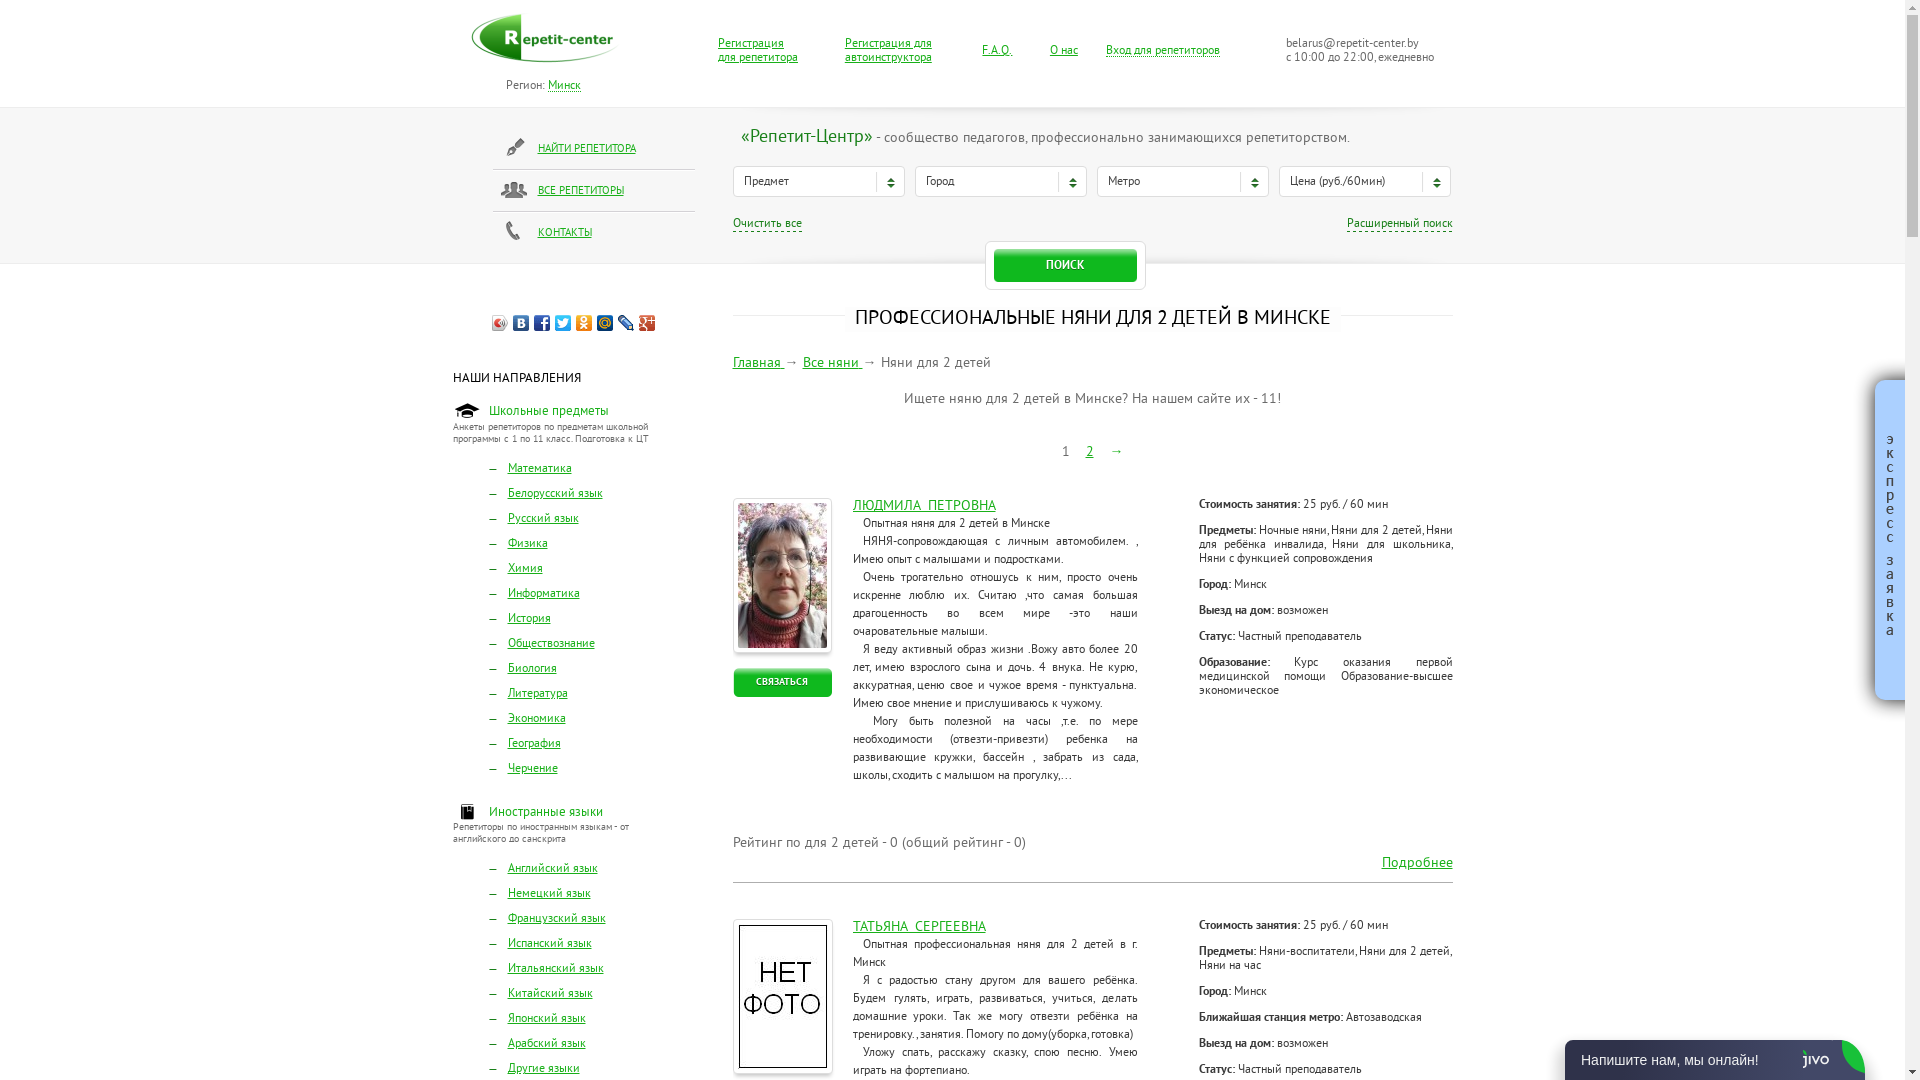  Describe the element at coordinates (997, 50) in the screenshot. I see `'F.A.Q.'` at that location.